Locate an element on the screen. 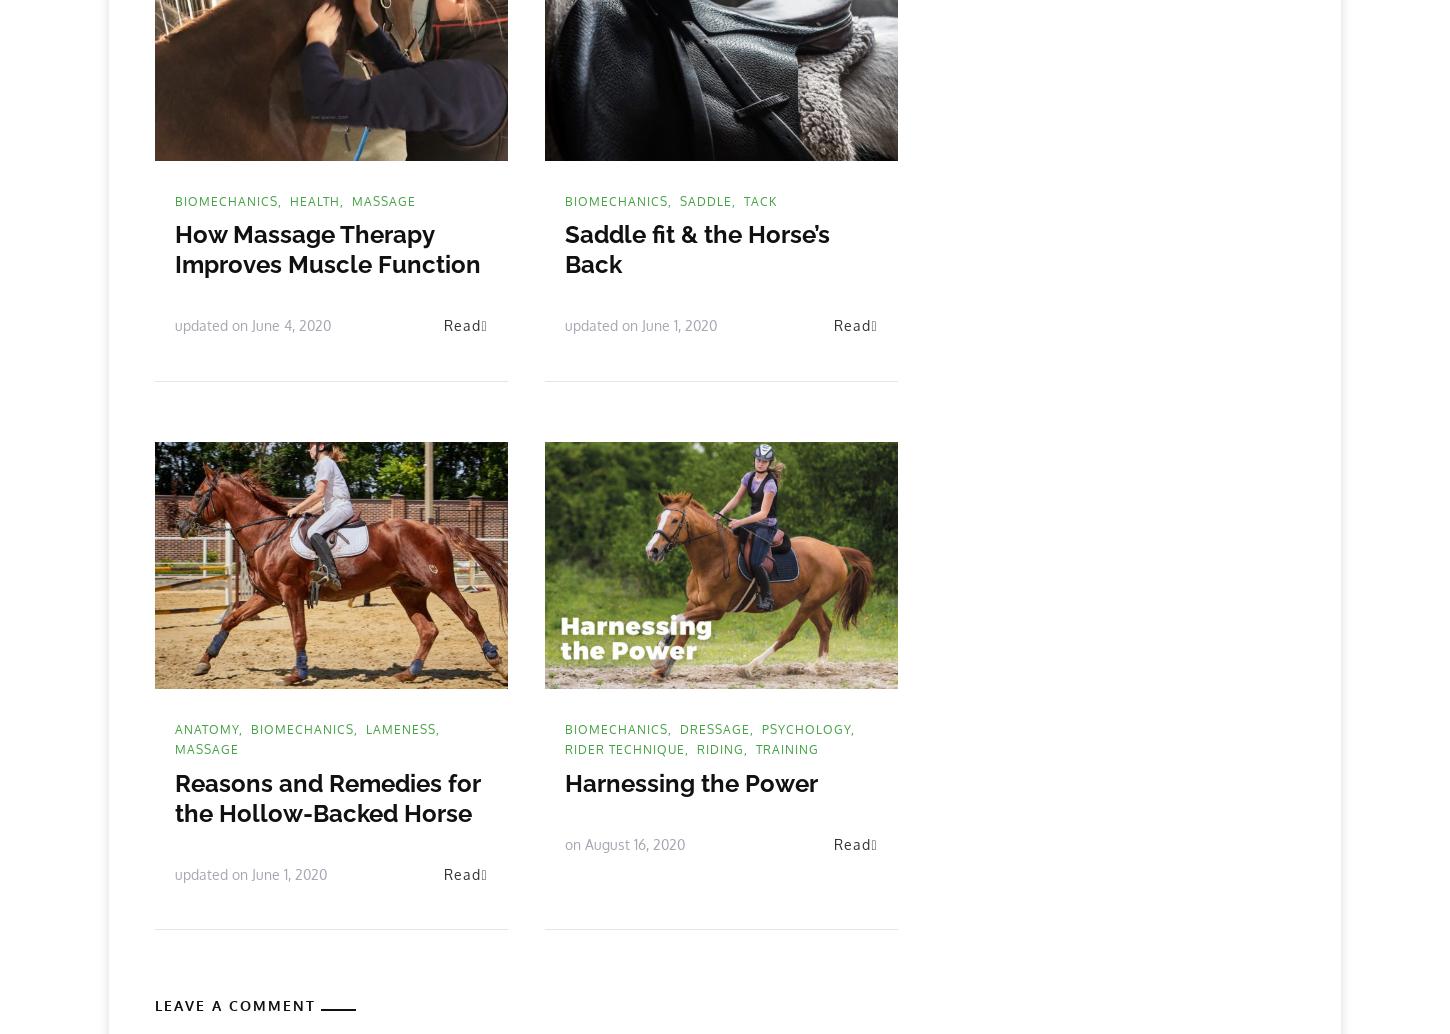  'health' is located at coordinates (290, 200).